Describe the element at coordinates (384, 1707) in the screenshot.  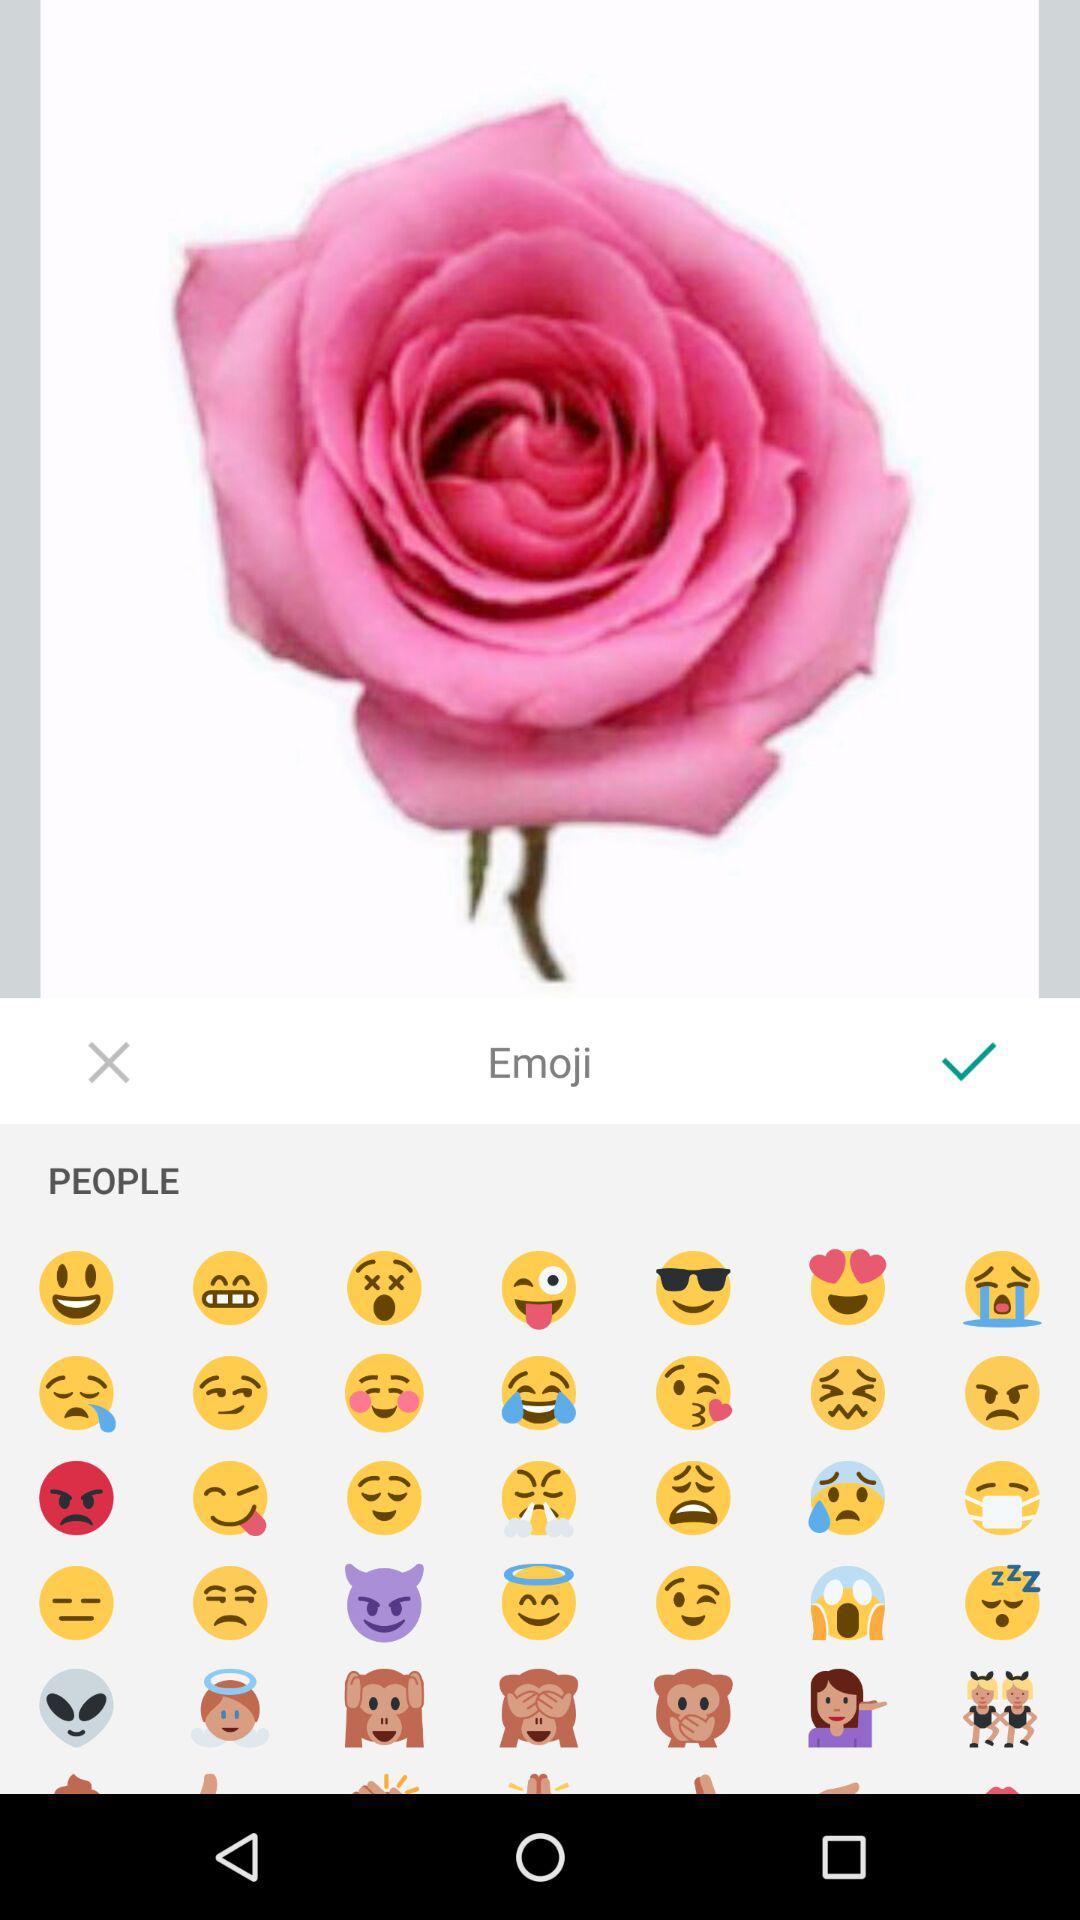
I see `type emoji` at that location.